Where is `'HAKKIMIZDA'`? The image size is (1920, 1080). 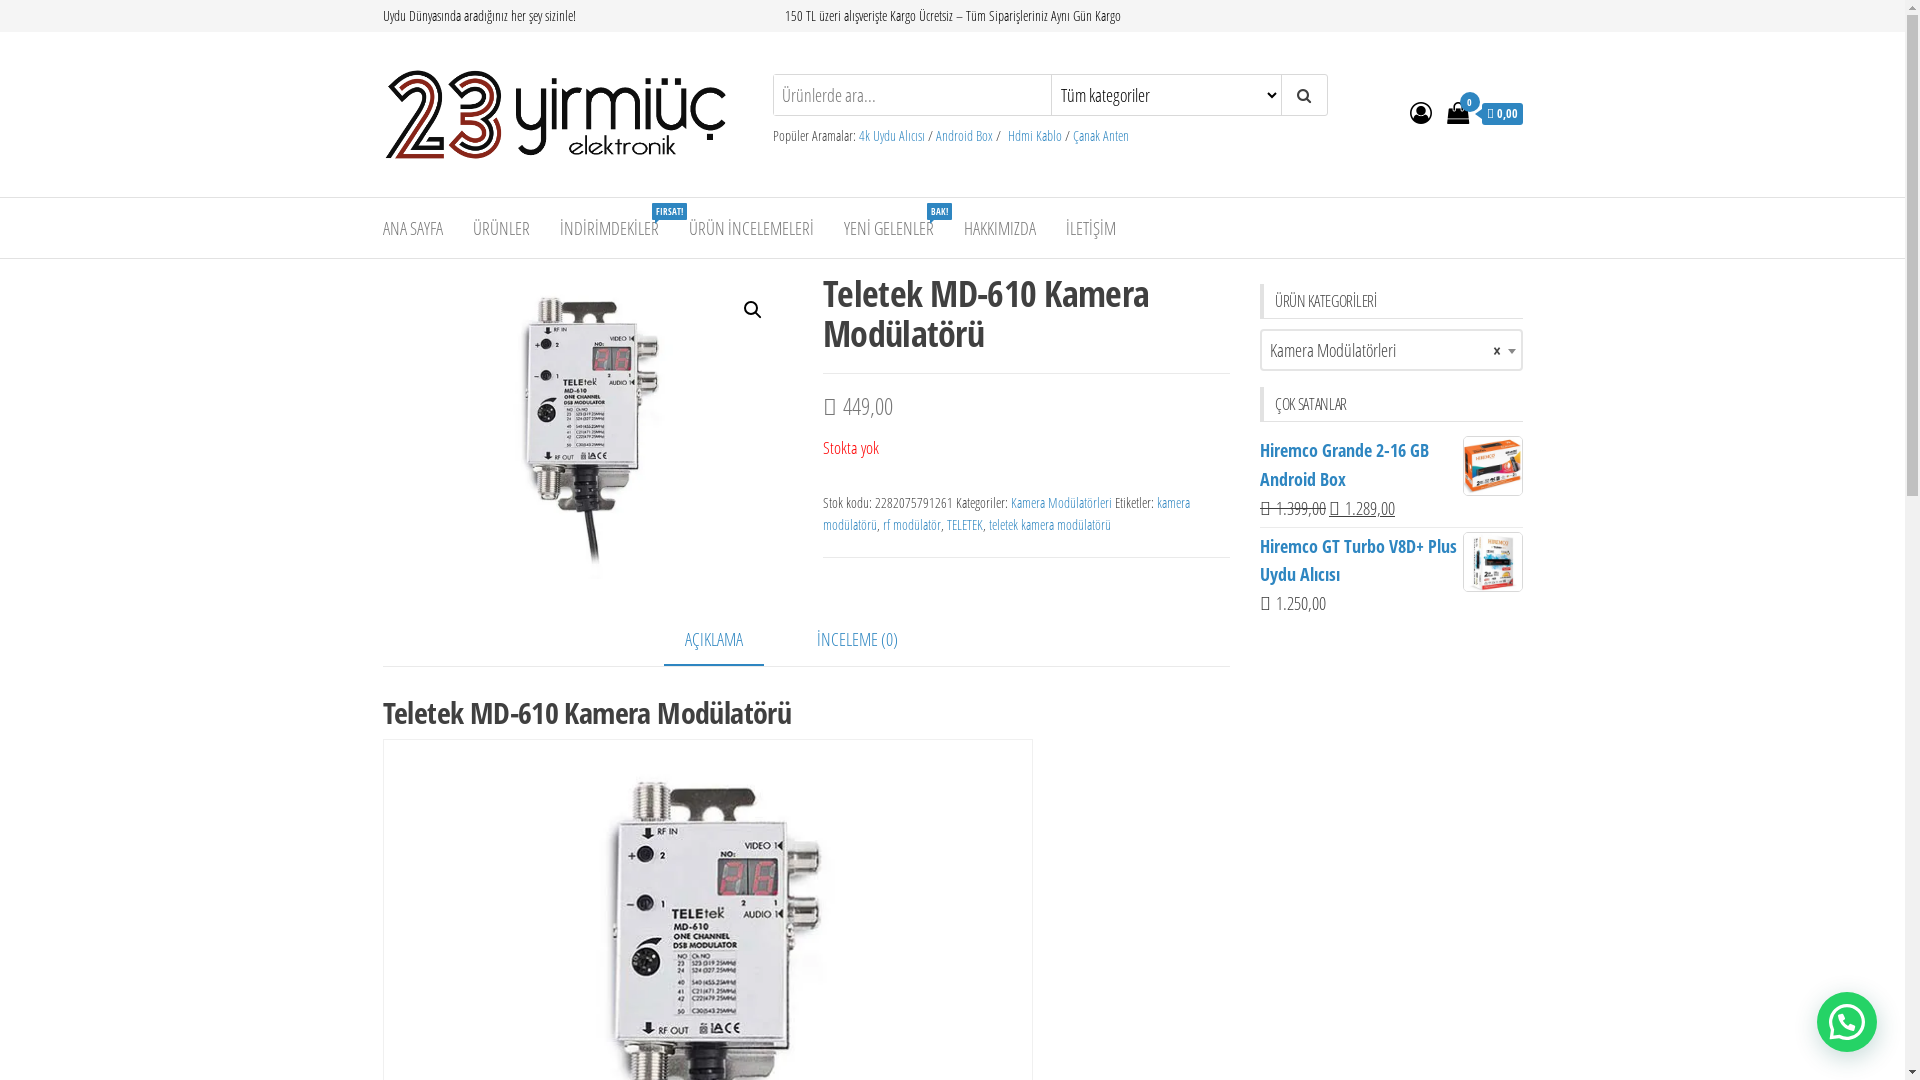
'HAKKIMIZDA' is located at coordinates (947, 226).